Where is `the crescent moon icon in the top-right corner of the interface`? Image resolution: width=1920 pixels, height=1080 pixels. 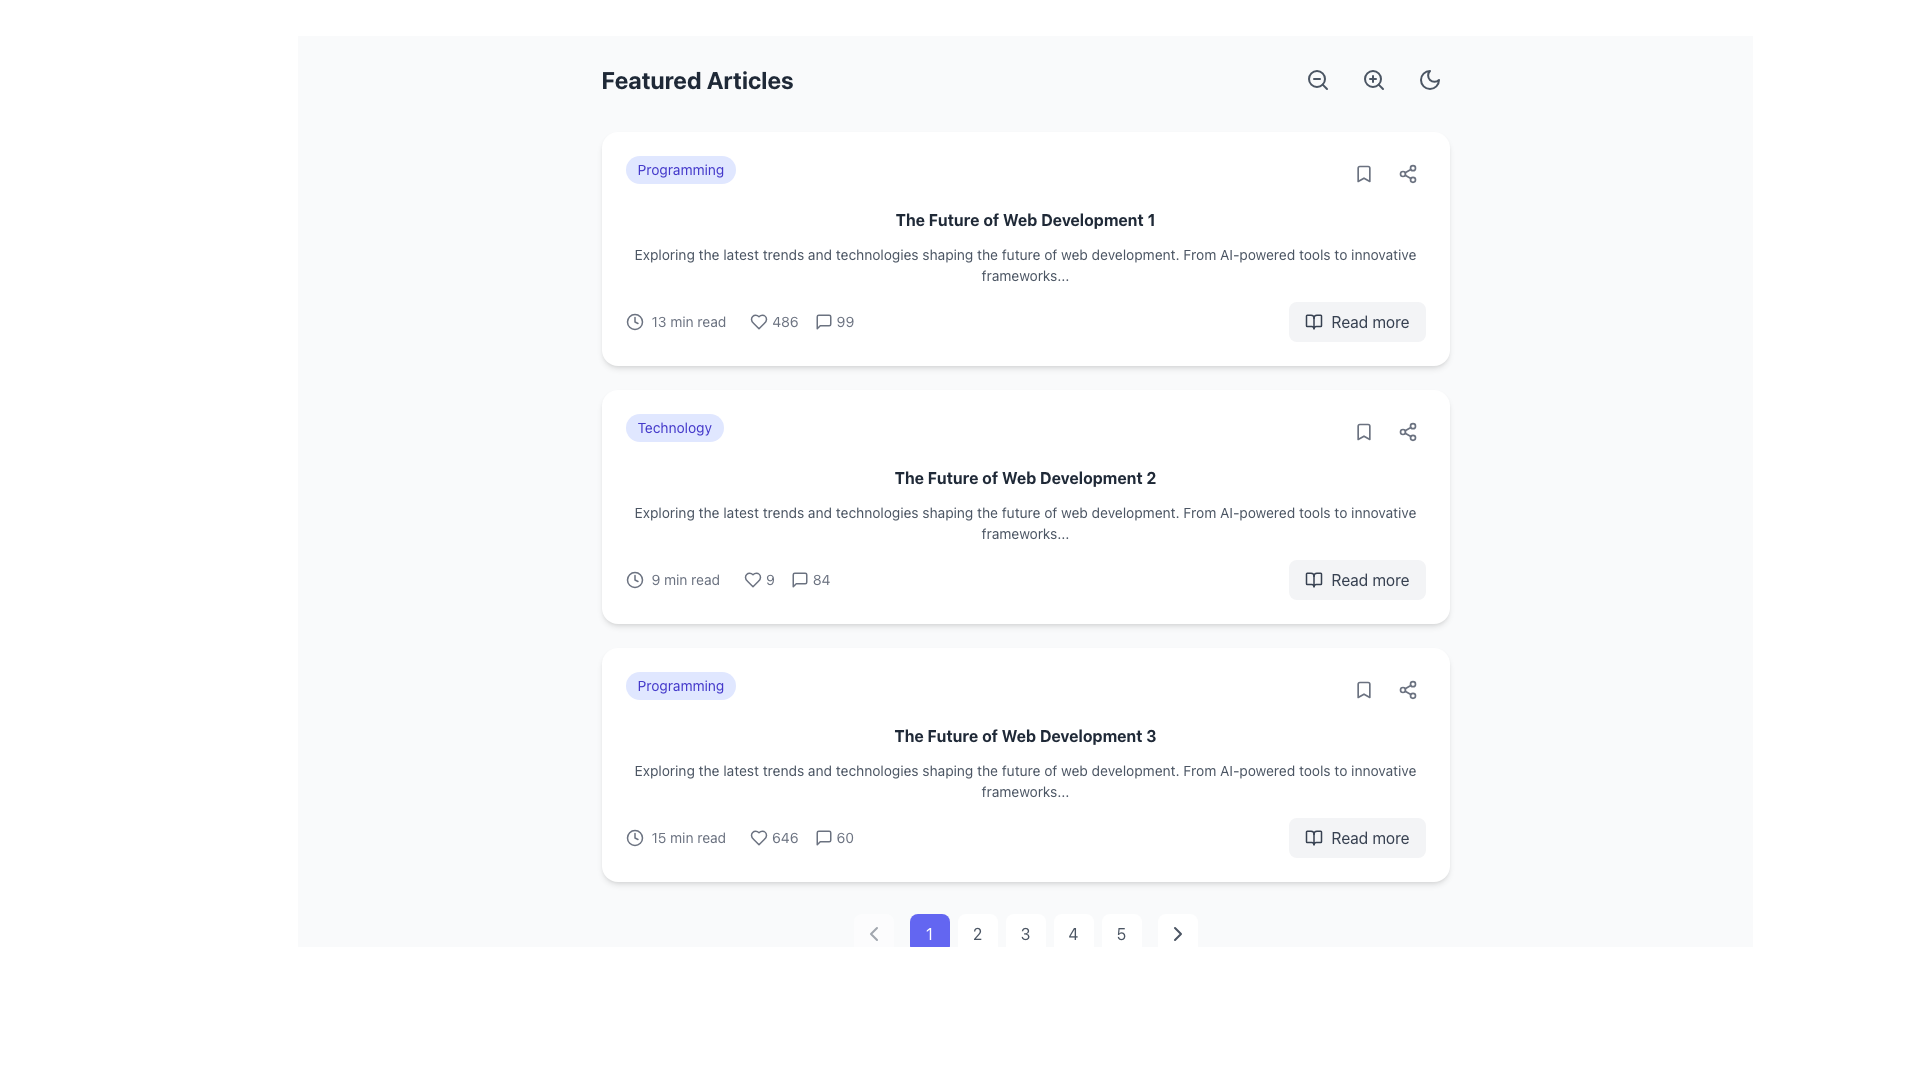 the crescent moon icon in the top-right corner of the interface is located at coordinates (1428, 79).